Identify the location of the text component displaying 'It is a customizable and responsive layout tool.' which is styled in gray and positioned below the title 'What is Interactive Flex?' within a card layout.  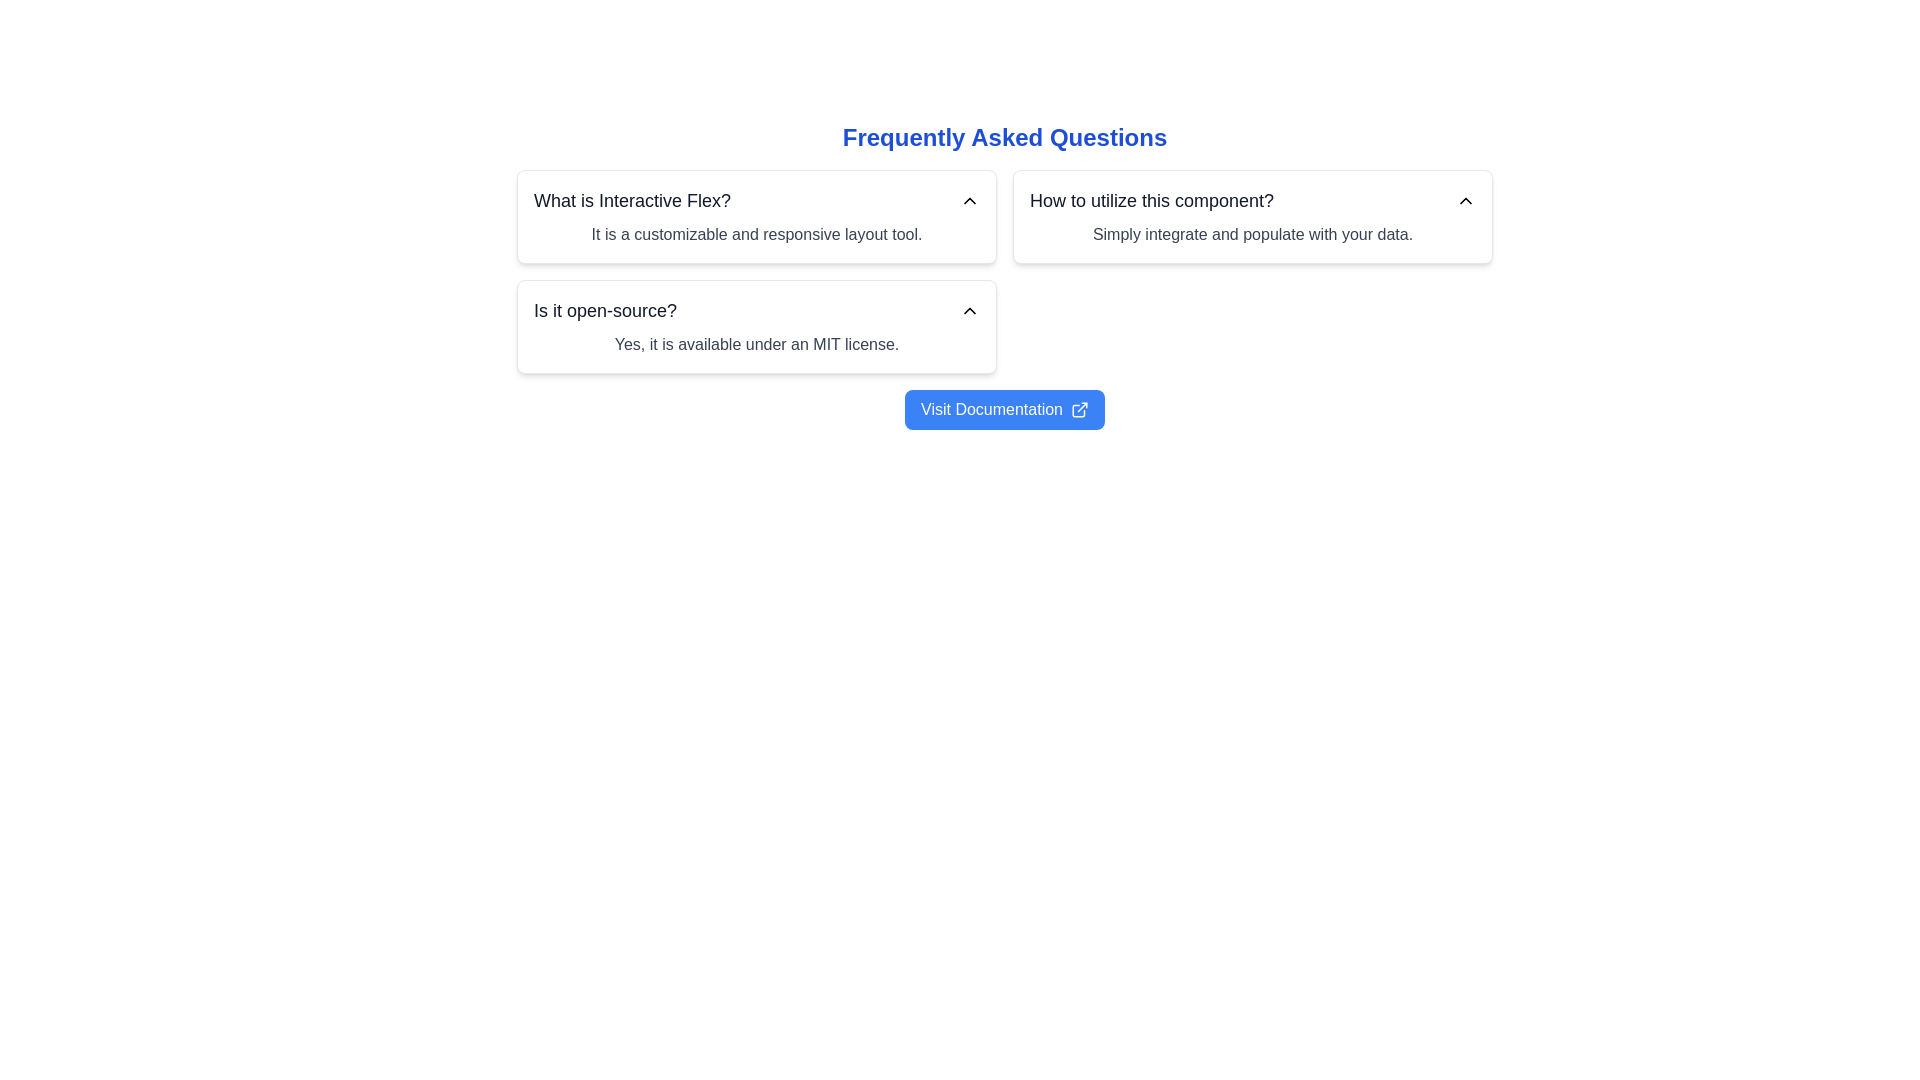
(756, 234).